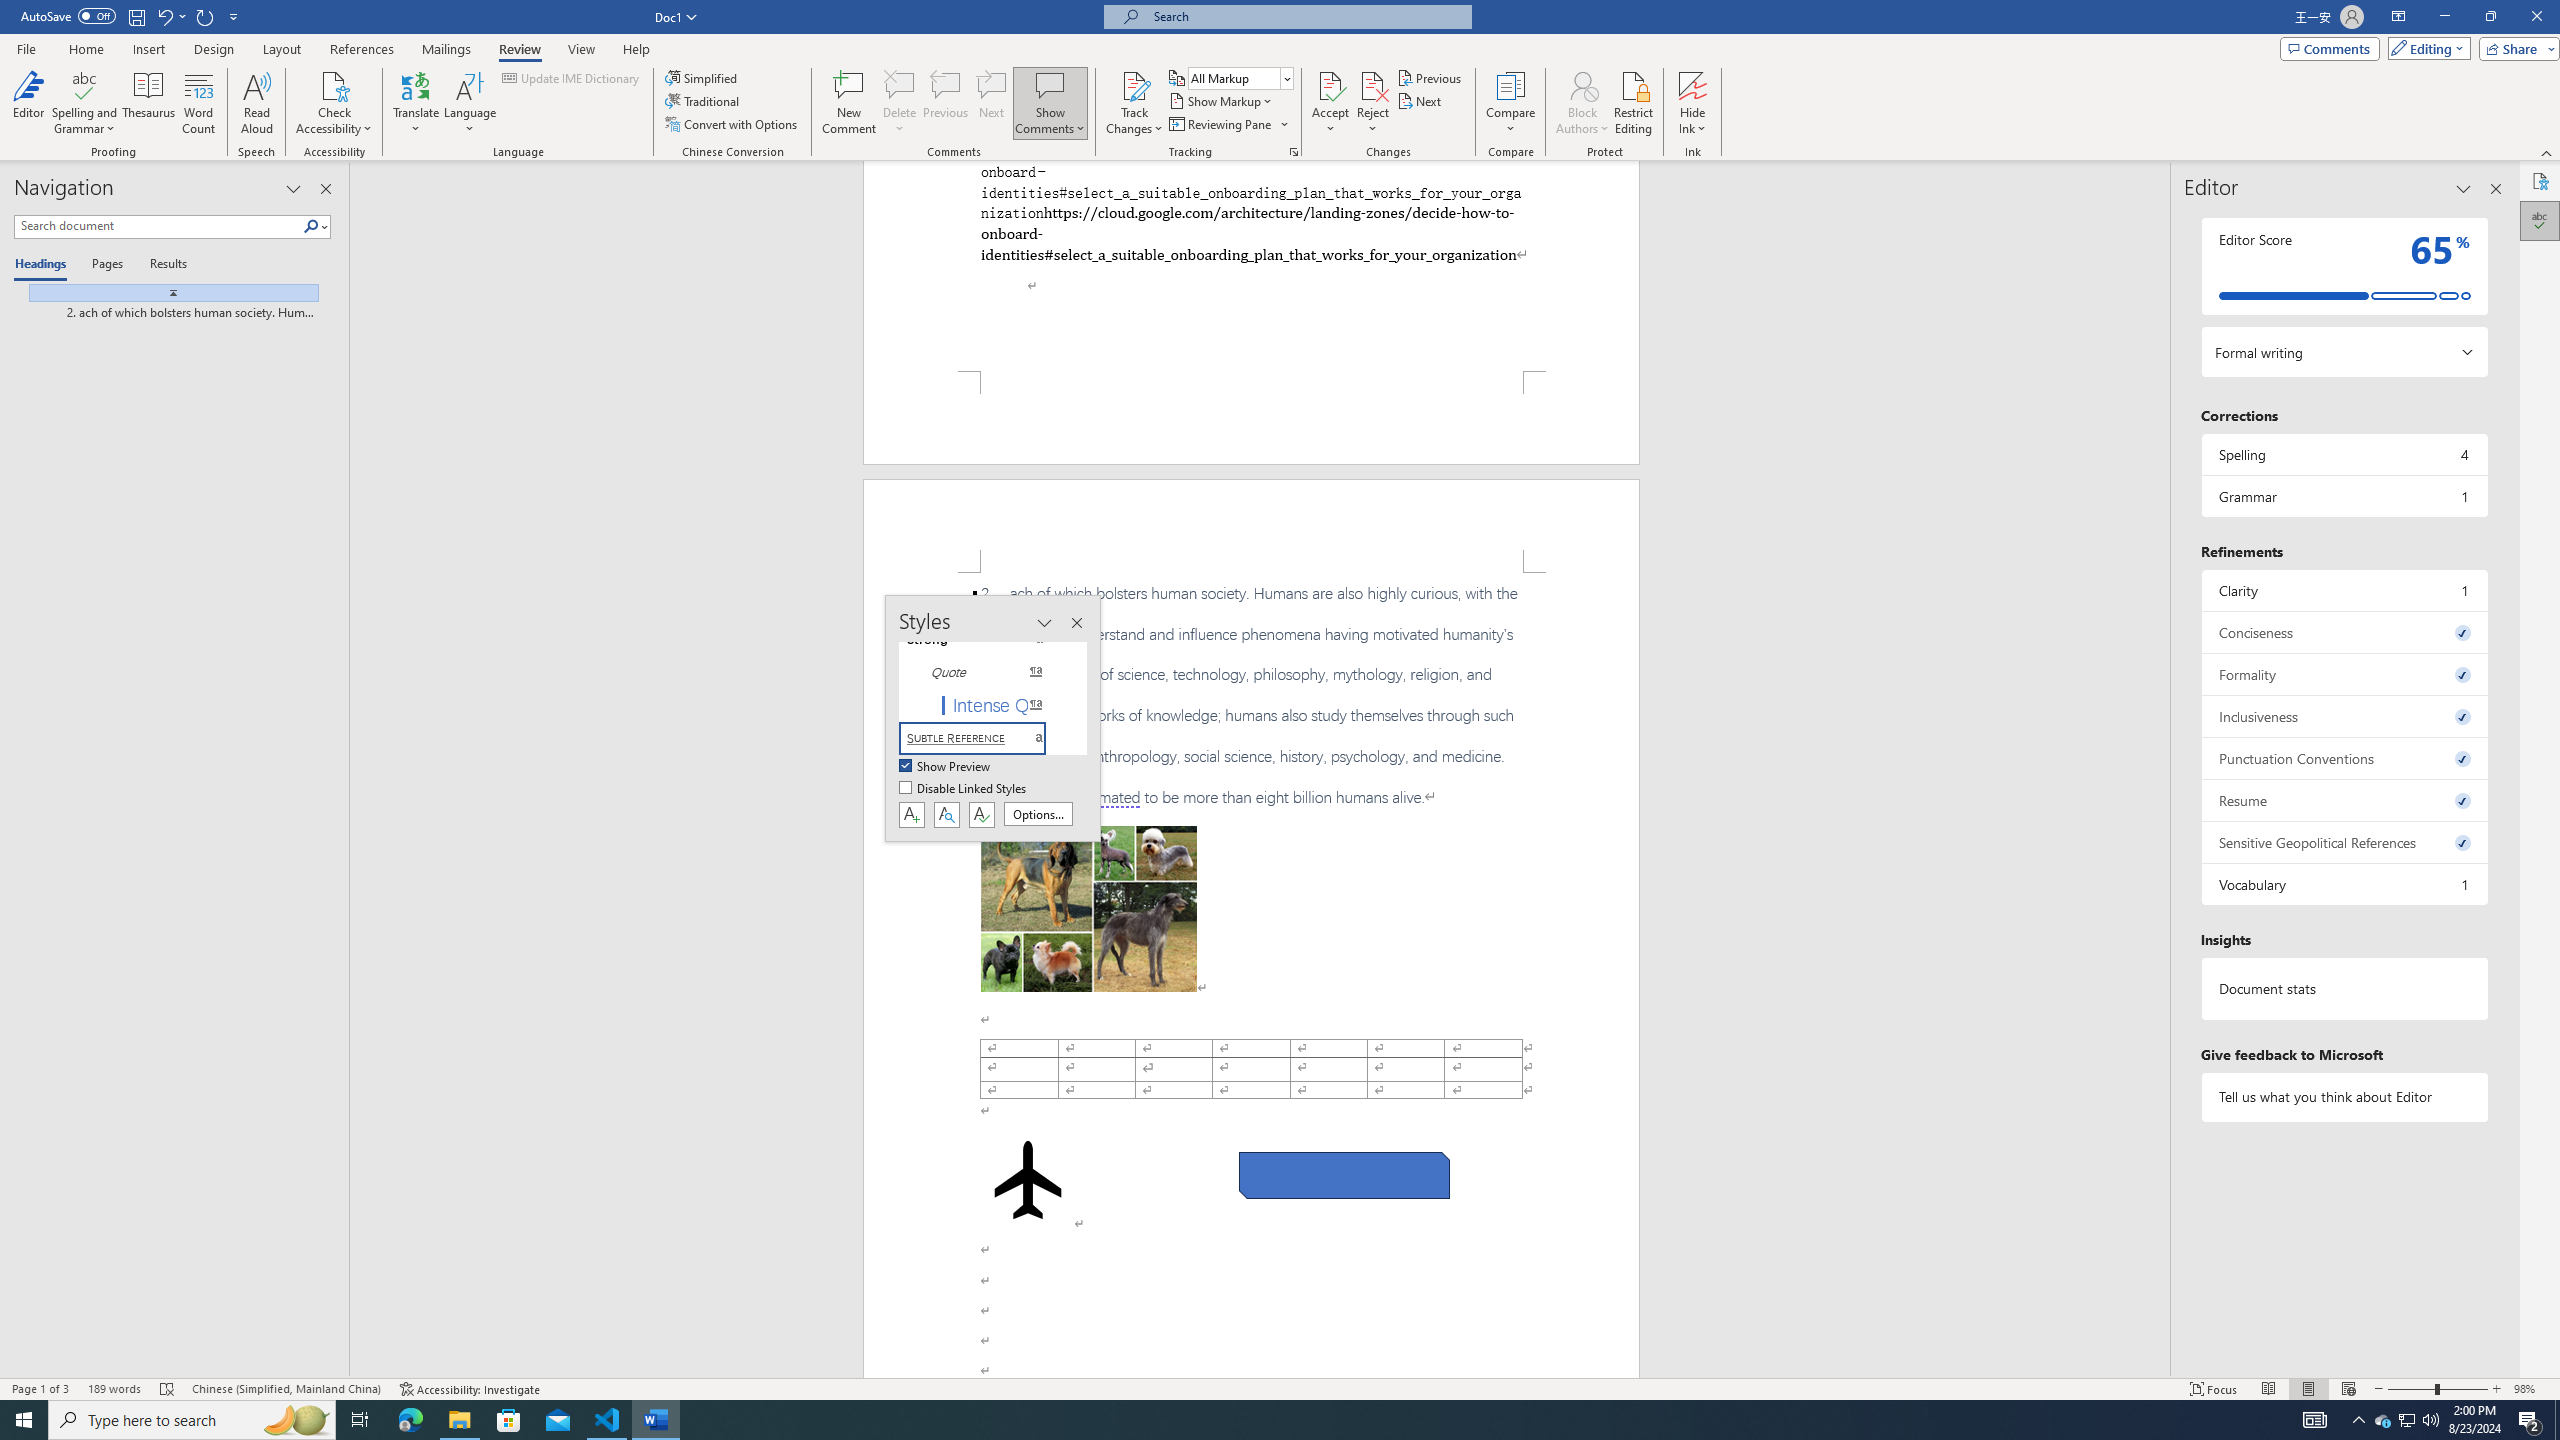  Describe the element at coordinates (1251, 417) in the screenshot. I see `'Footer -Section 1-'` at that location.